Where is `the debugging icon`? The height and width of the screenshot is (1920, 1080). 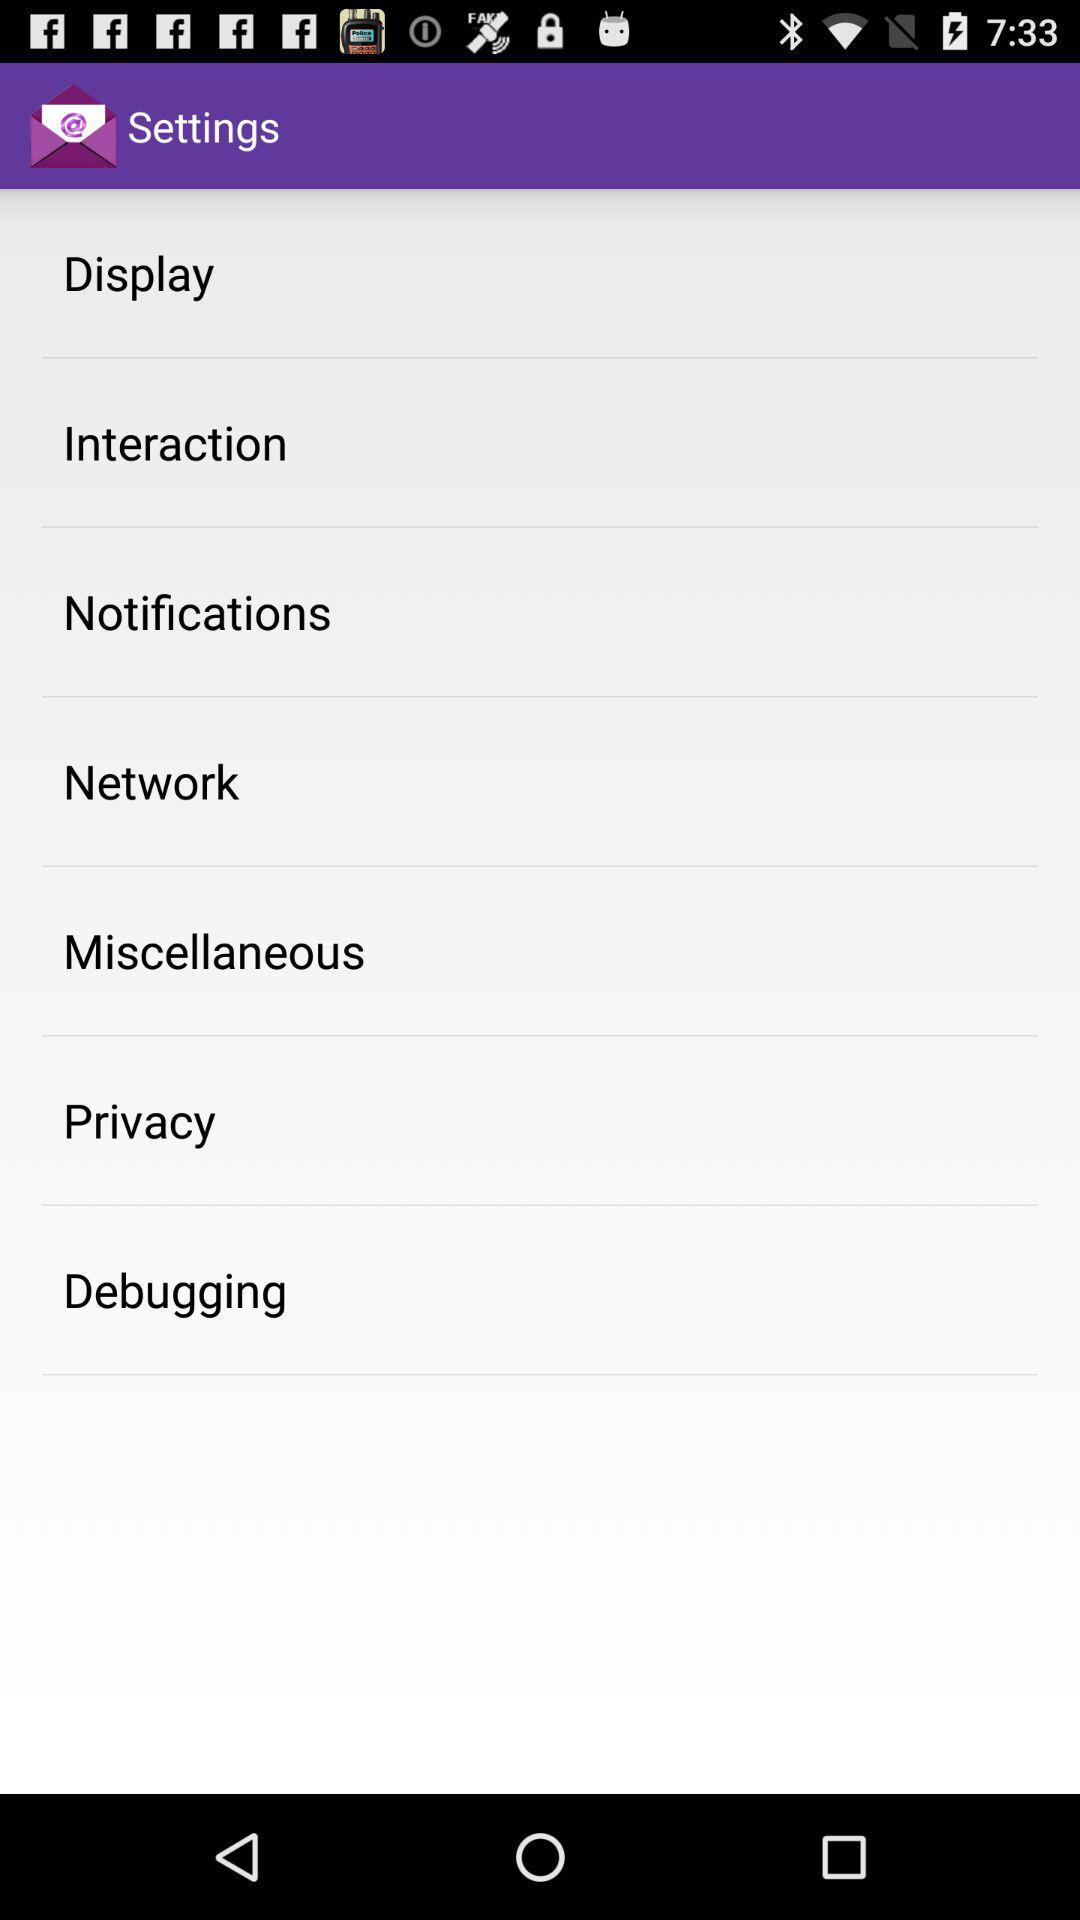
the debugging icon is located at coordinates (174, 1289).